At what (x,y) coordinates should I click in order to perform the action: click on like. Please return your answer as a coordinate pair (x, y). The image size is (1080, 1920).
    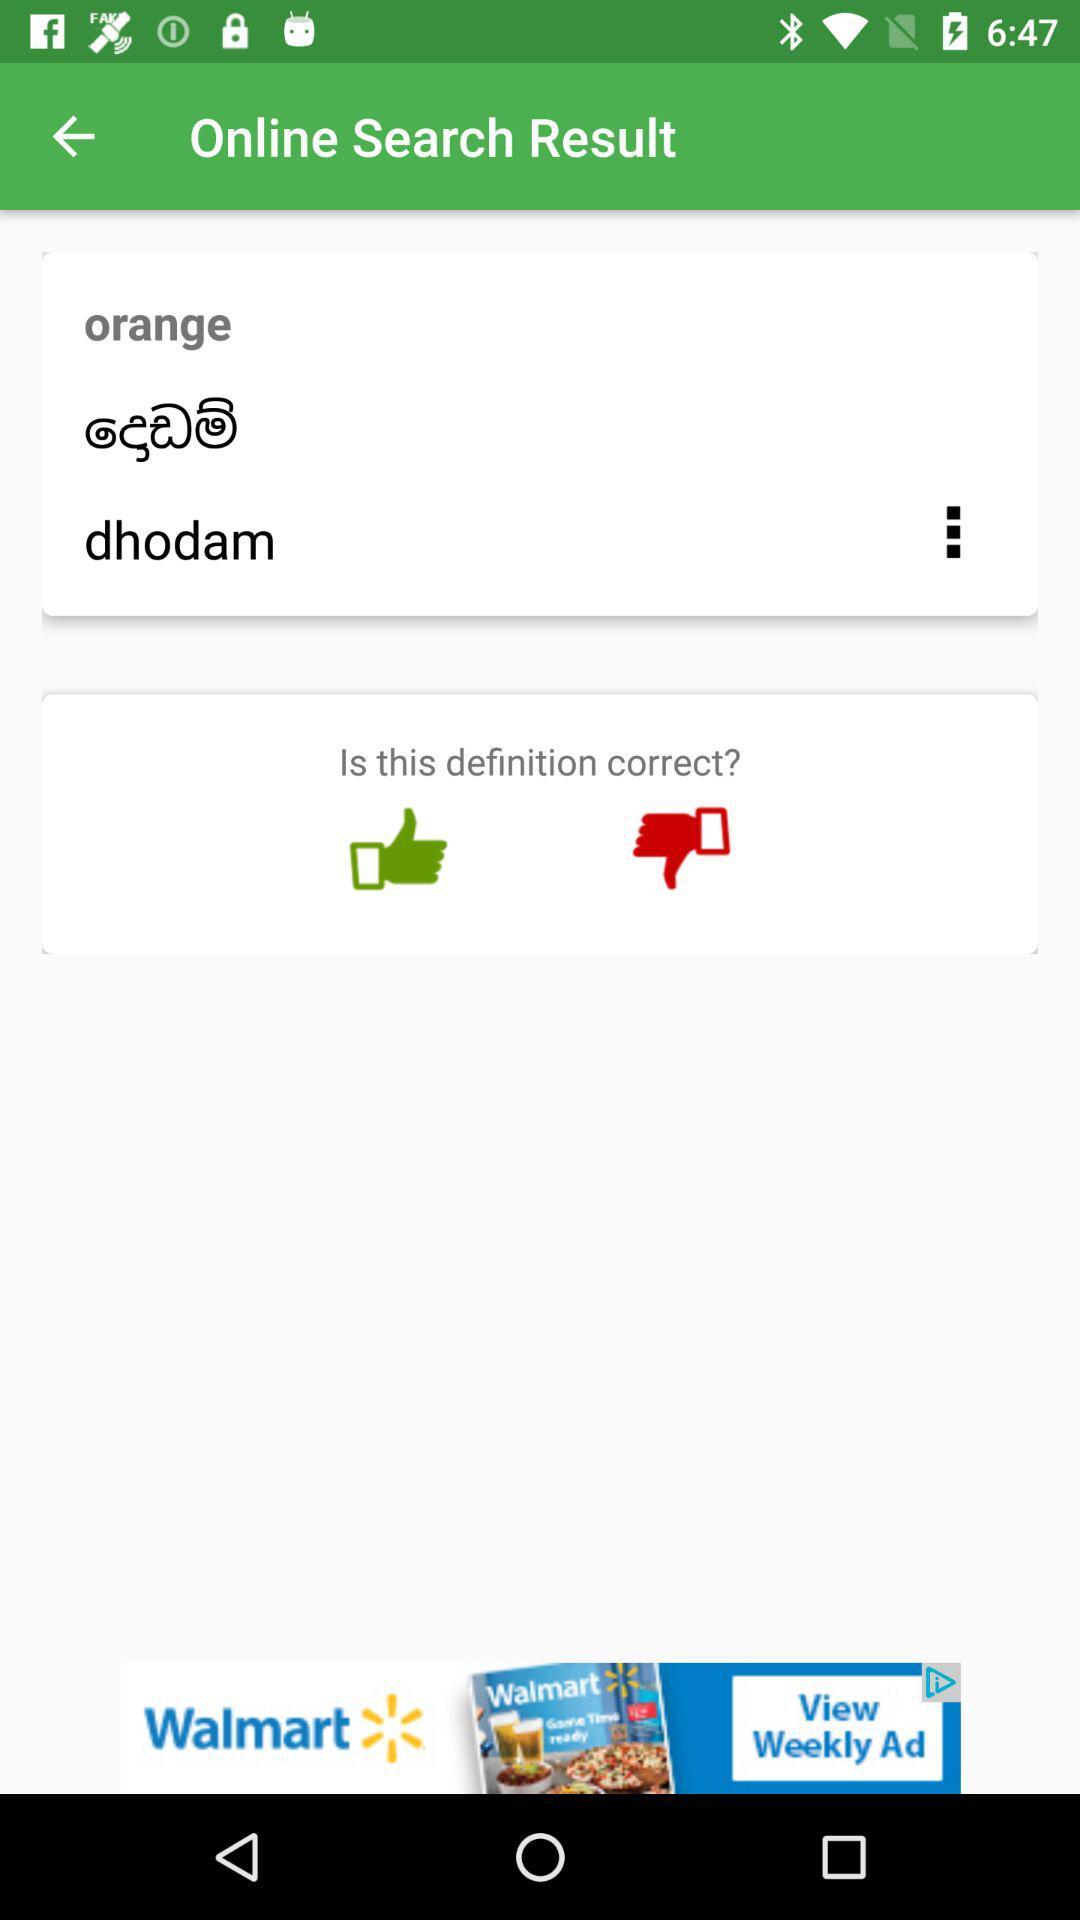
    Looking at the image, I should click on (398, 849).